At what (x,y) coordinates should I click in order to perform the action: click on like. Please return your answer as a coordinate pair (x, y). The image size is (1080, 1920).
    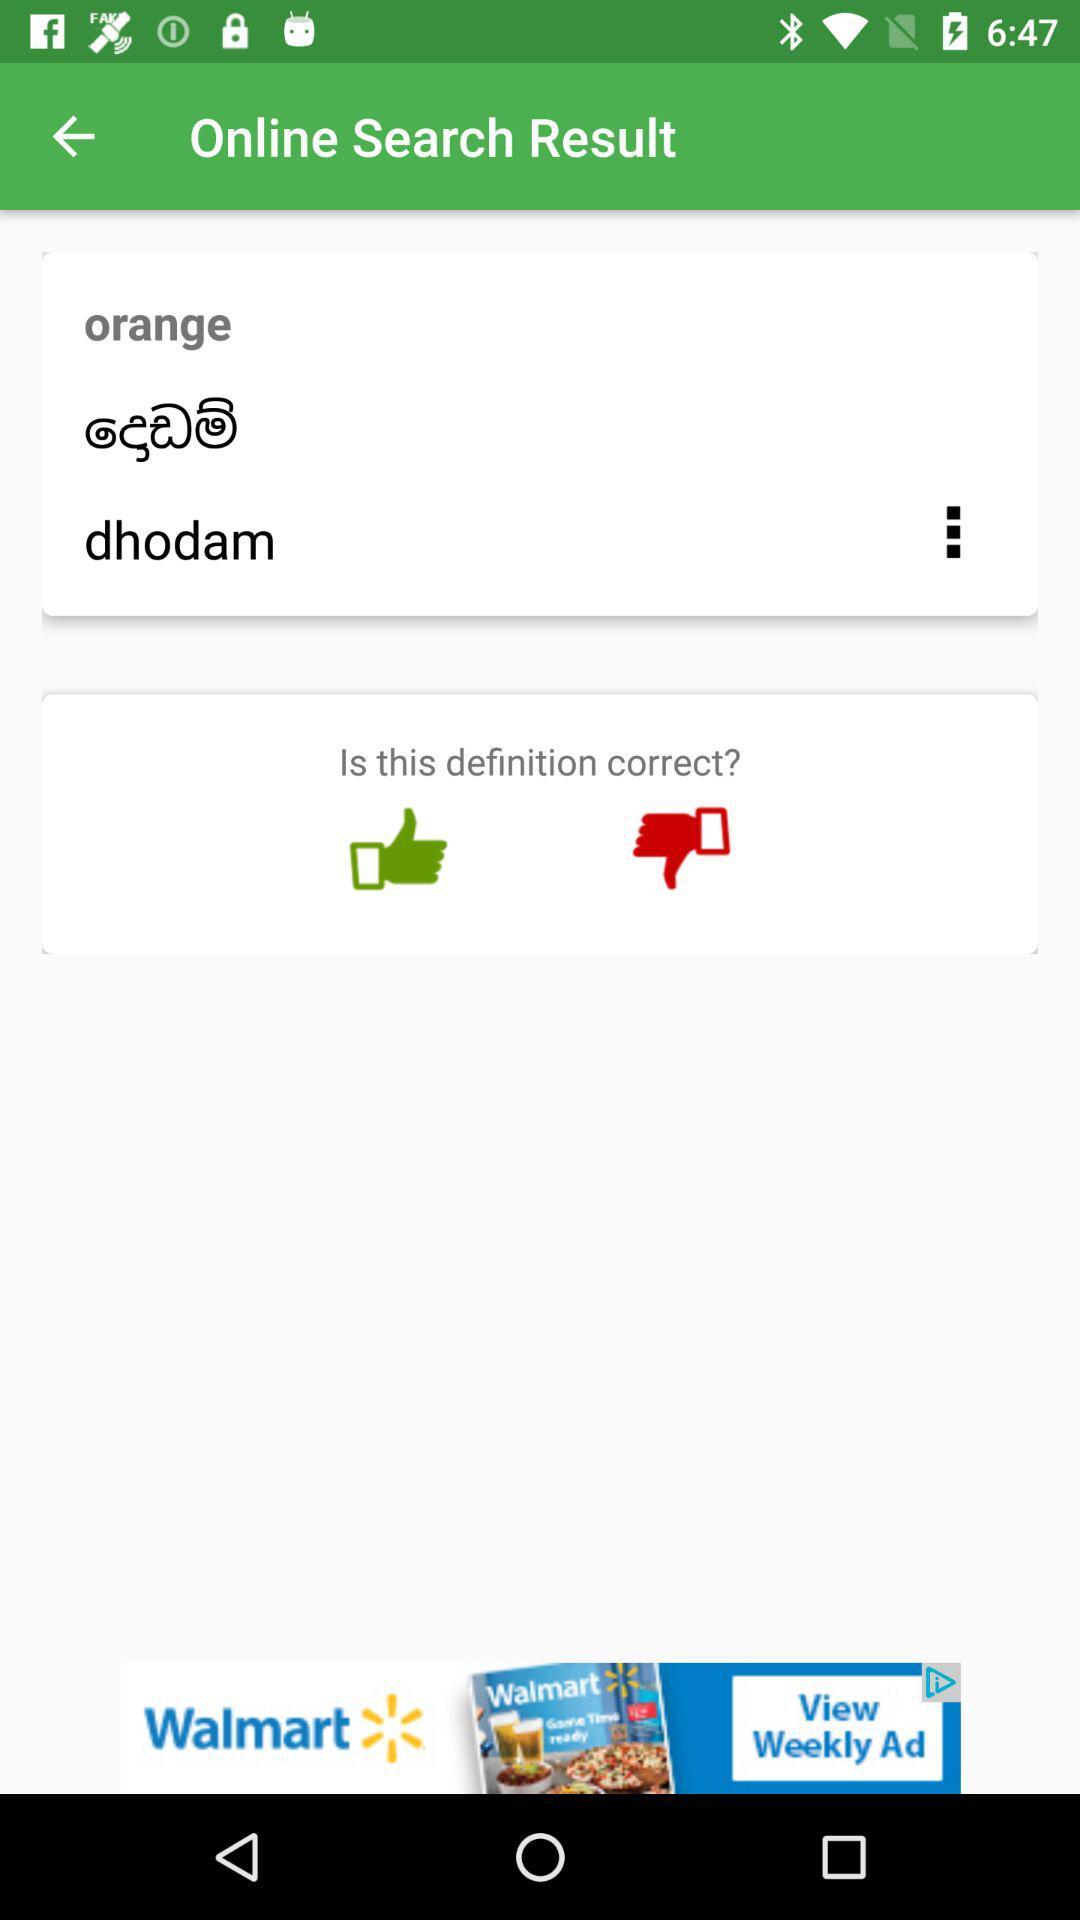
    Looking at the image, I should click on (398, 849).